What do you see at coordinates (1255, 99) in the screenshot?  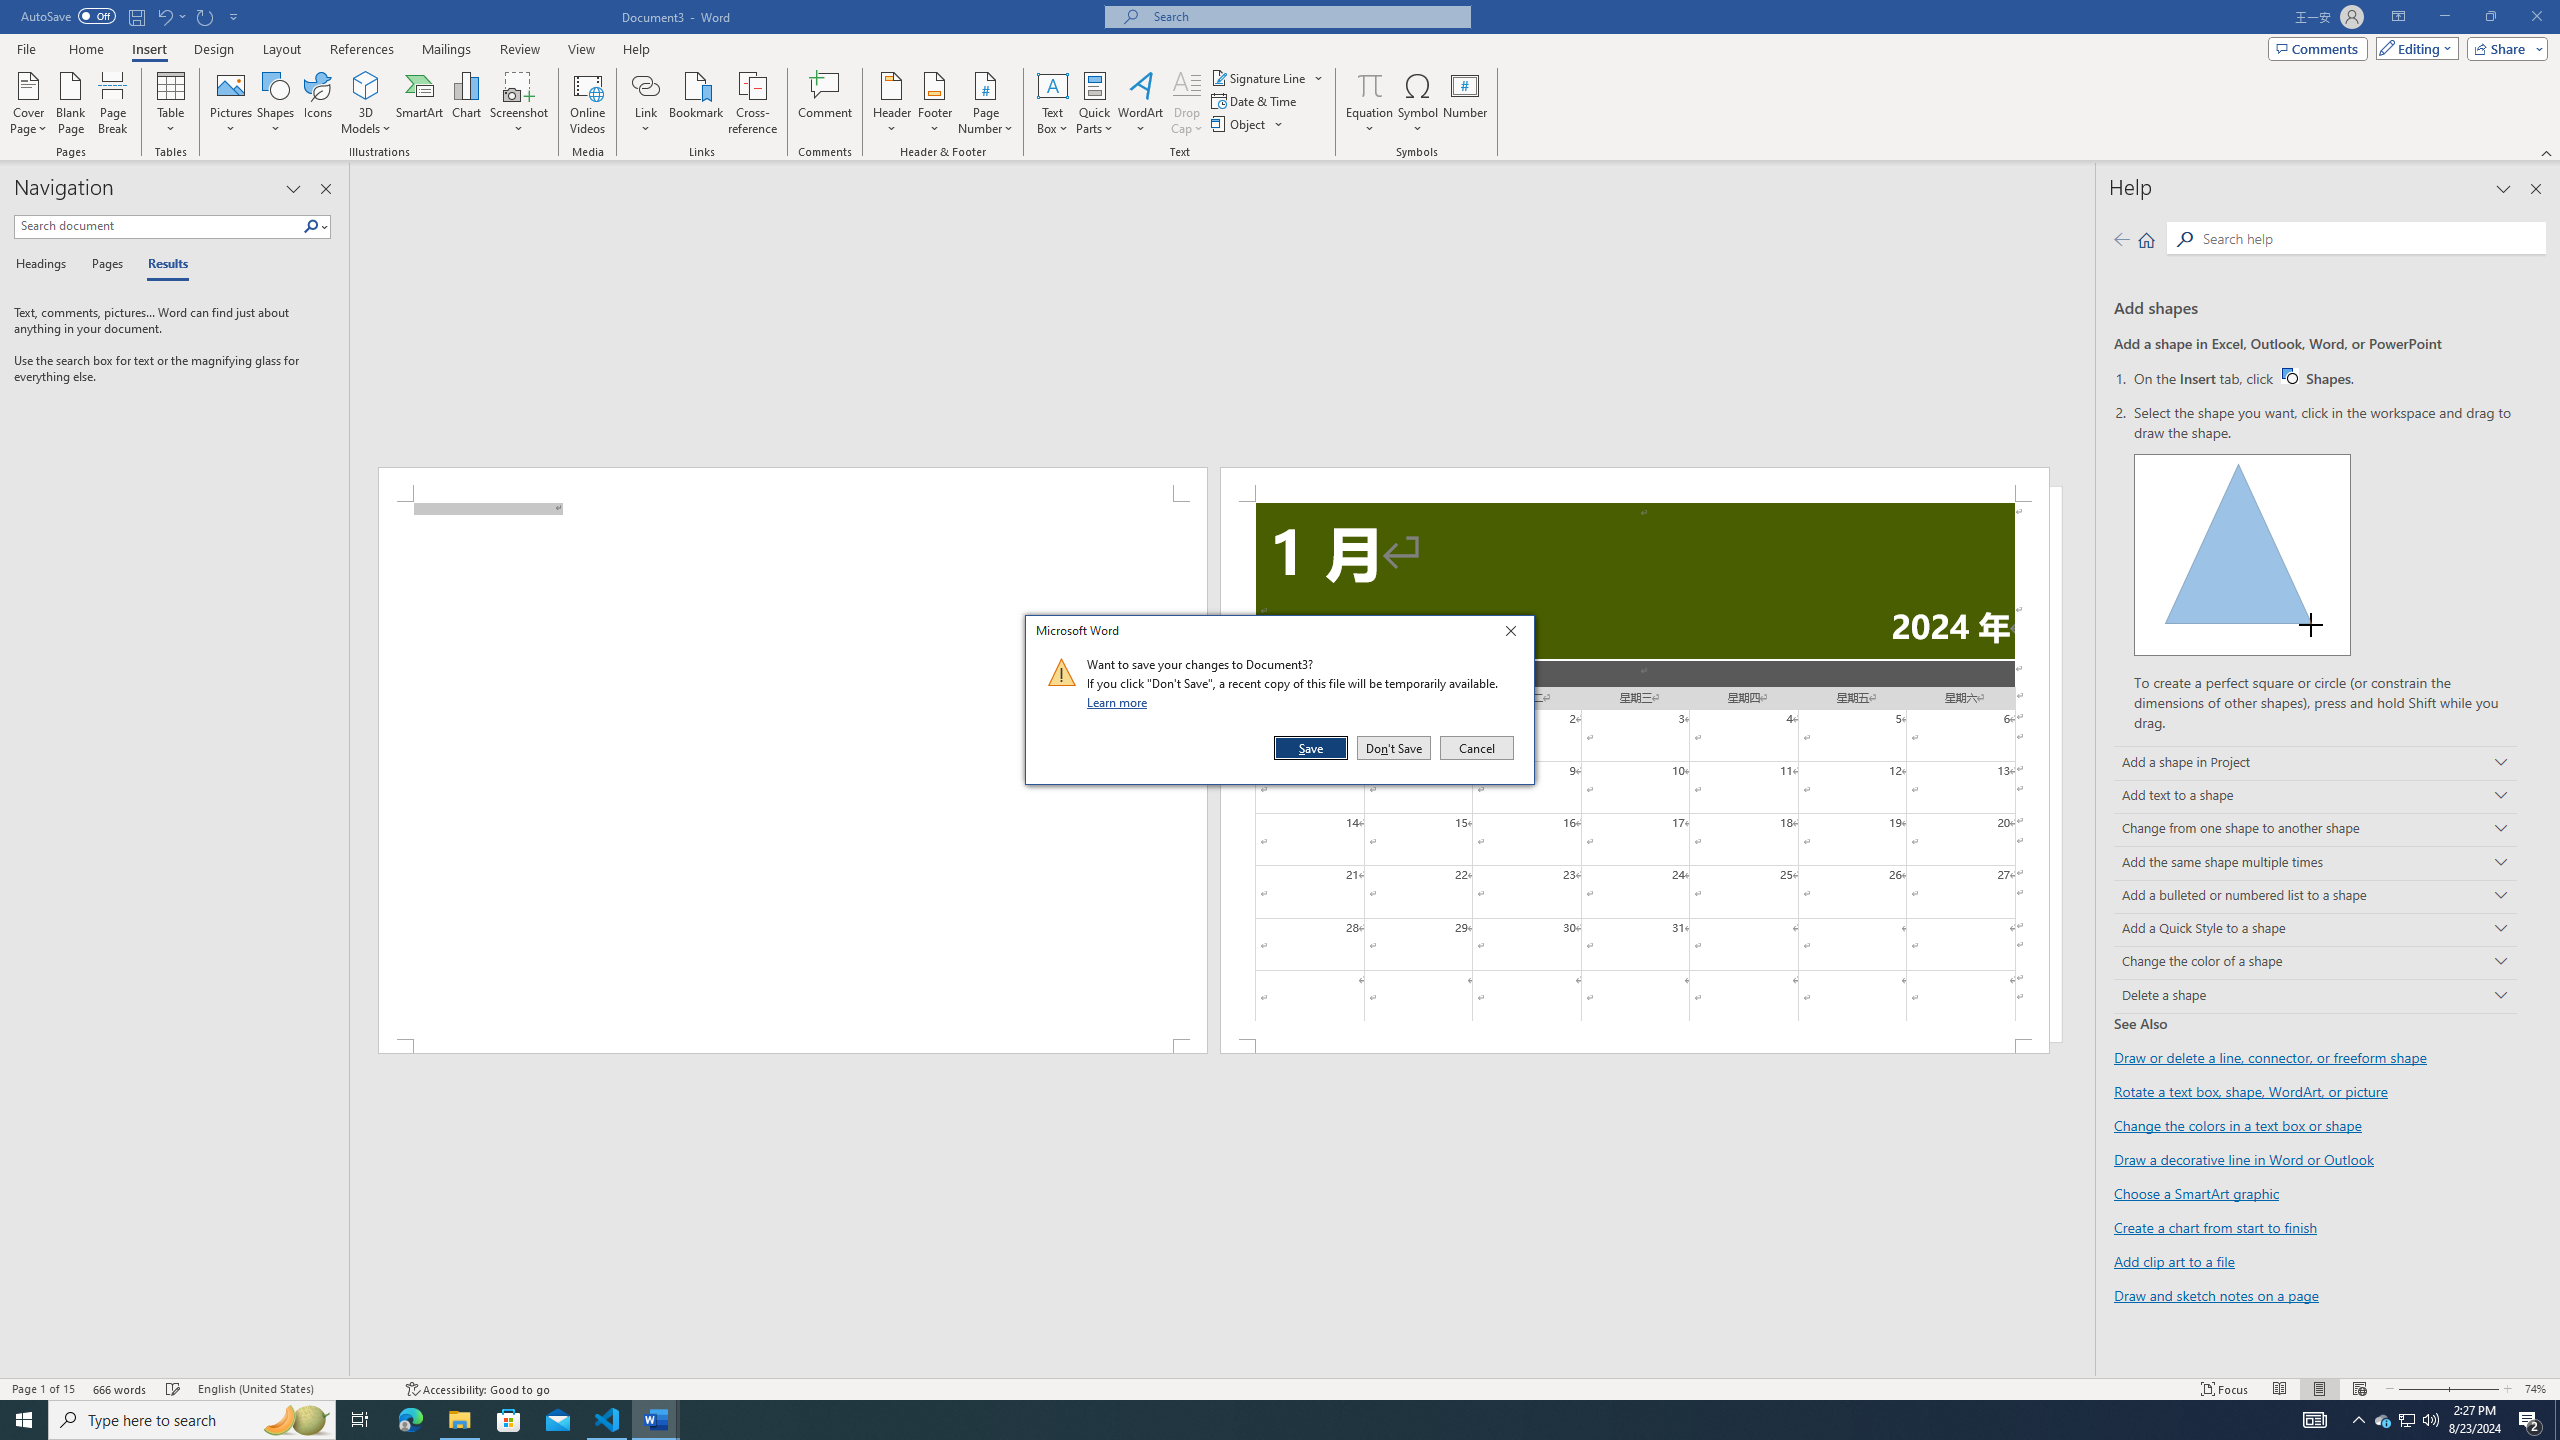 I see `'Date & Time...'` at bounding box center [1255, 99].